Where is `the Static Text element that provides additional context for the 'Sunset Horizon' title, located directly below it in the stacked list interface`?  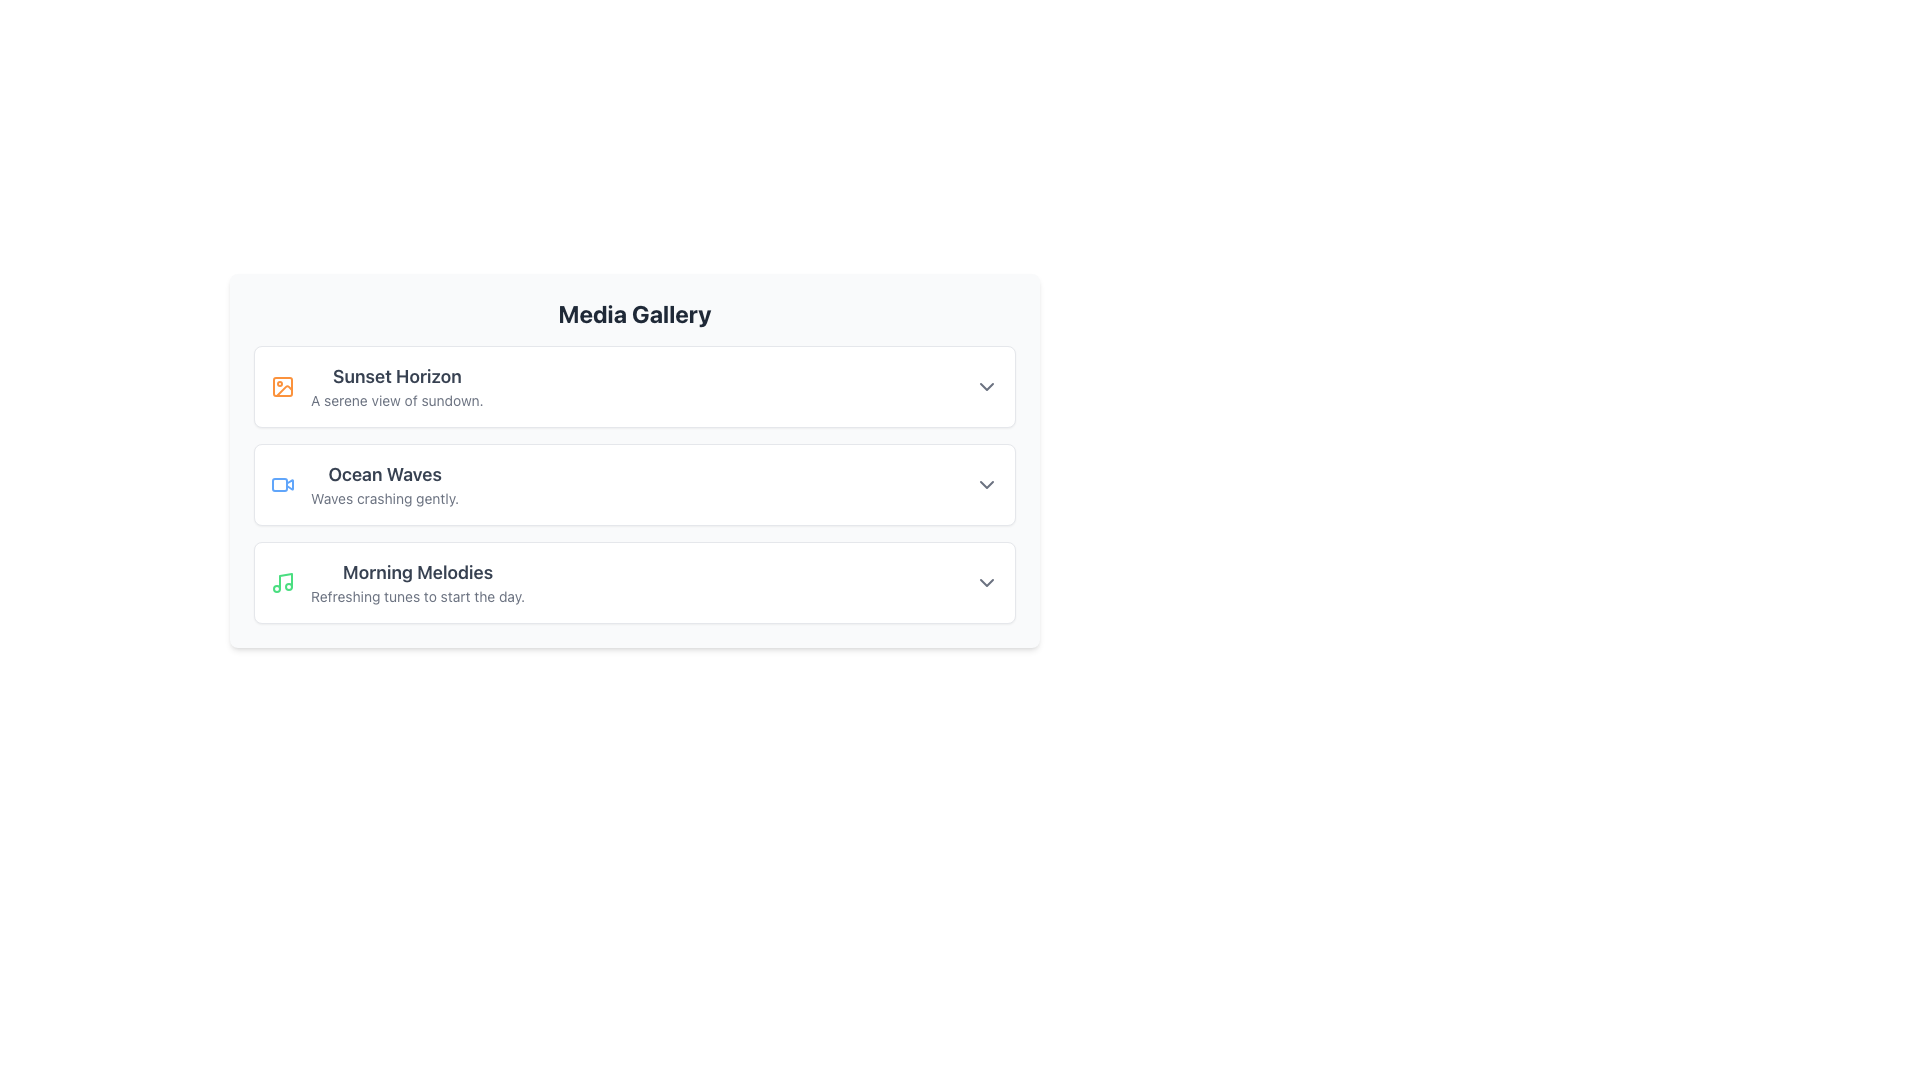 the Static Text element that provides additional context for the 'Sunset Horizon' title, located directly below it in the stacked list interface is located at coordinates (397, 401).